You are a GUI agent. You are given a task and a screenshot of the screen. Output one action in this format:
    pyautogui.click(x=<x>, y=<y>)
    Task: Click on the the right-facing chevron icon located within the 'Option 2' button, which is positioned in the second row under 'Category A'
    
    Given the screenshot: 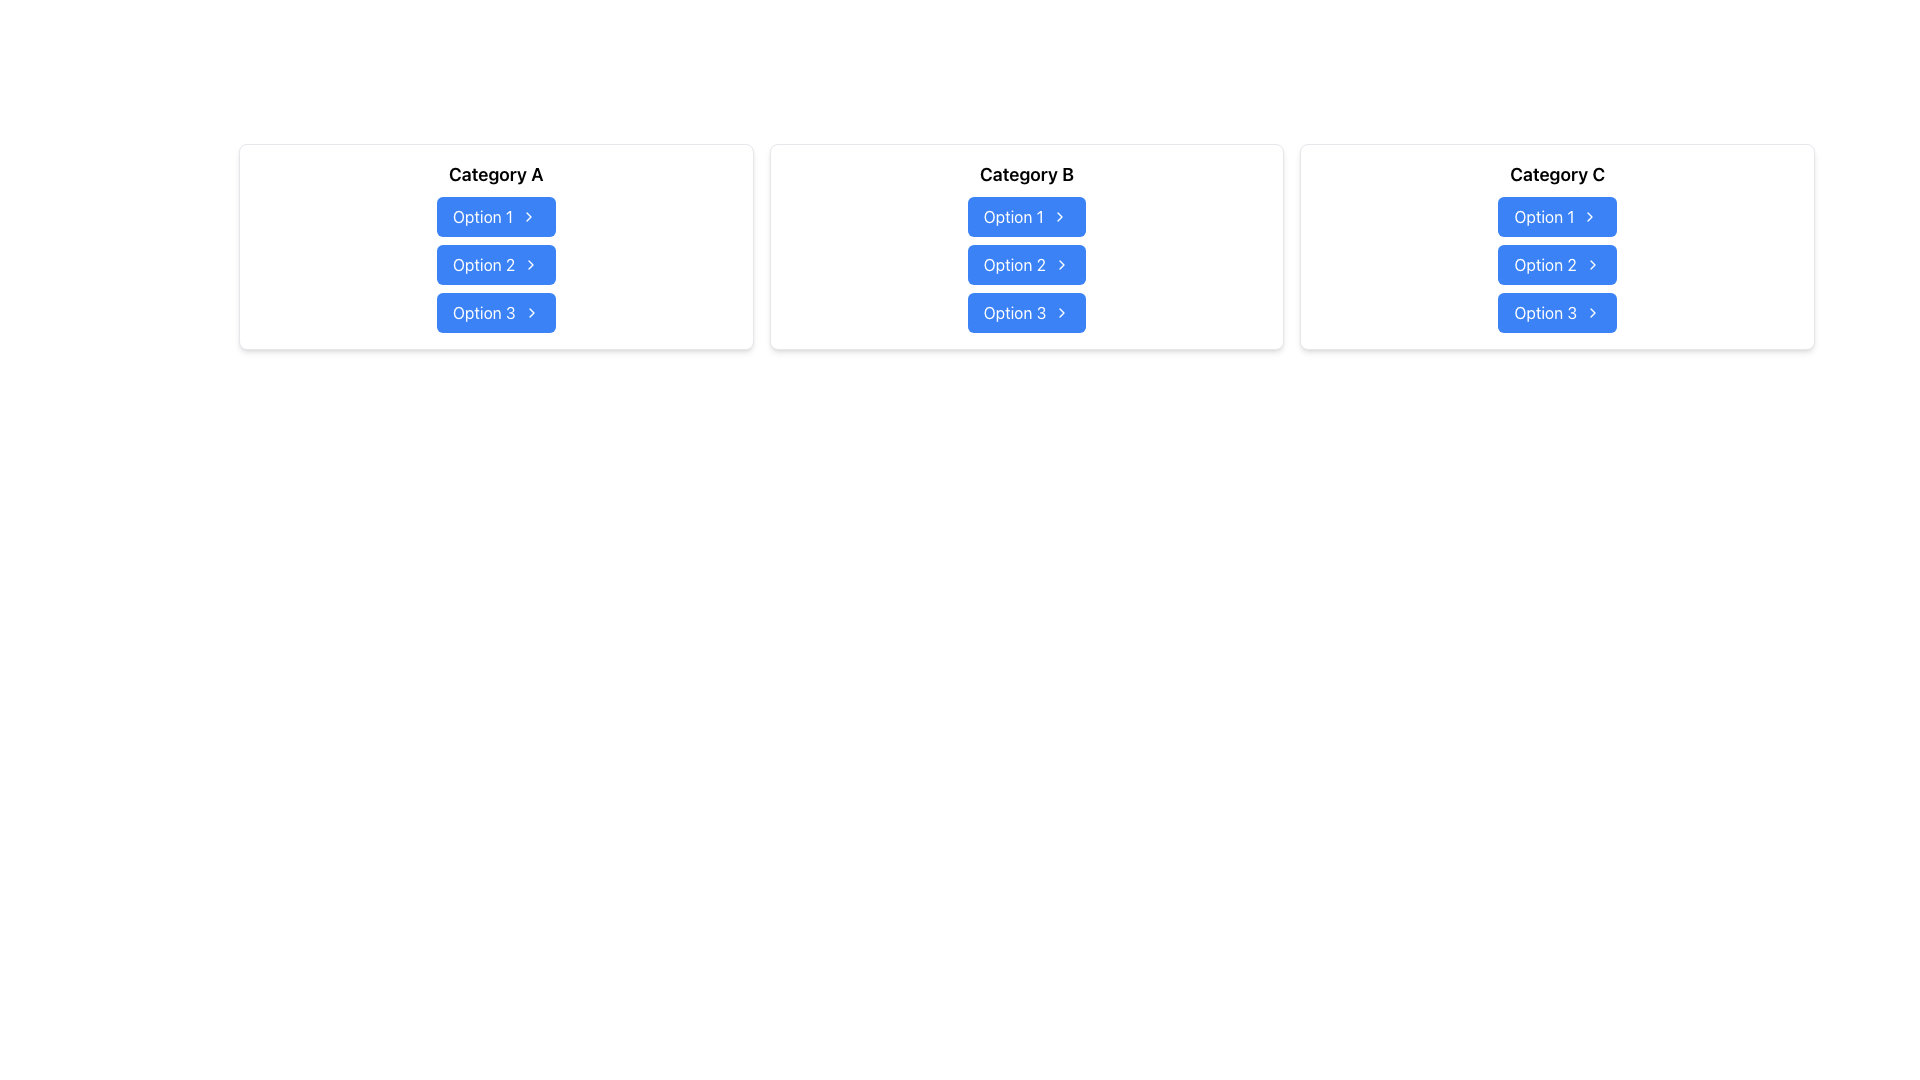 What is the action you would take?
    pyautogui.click(x=531, y=264)
    